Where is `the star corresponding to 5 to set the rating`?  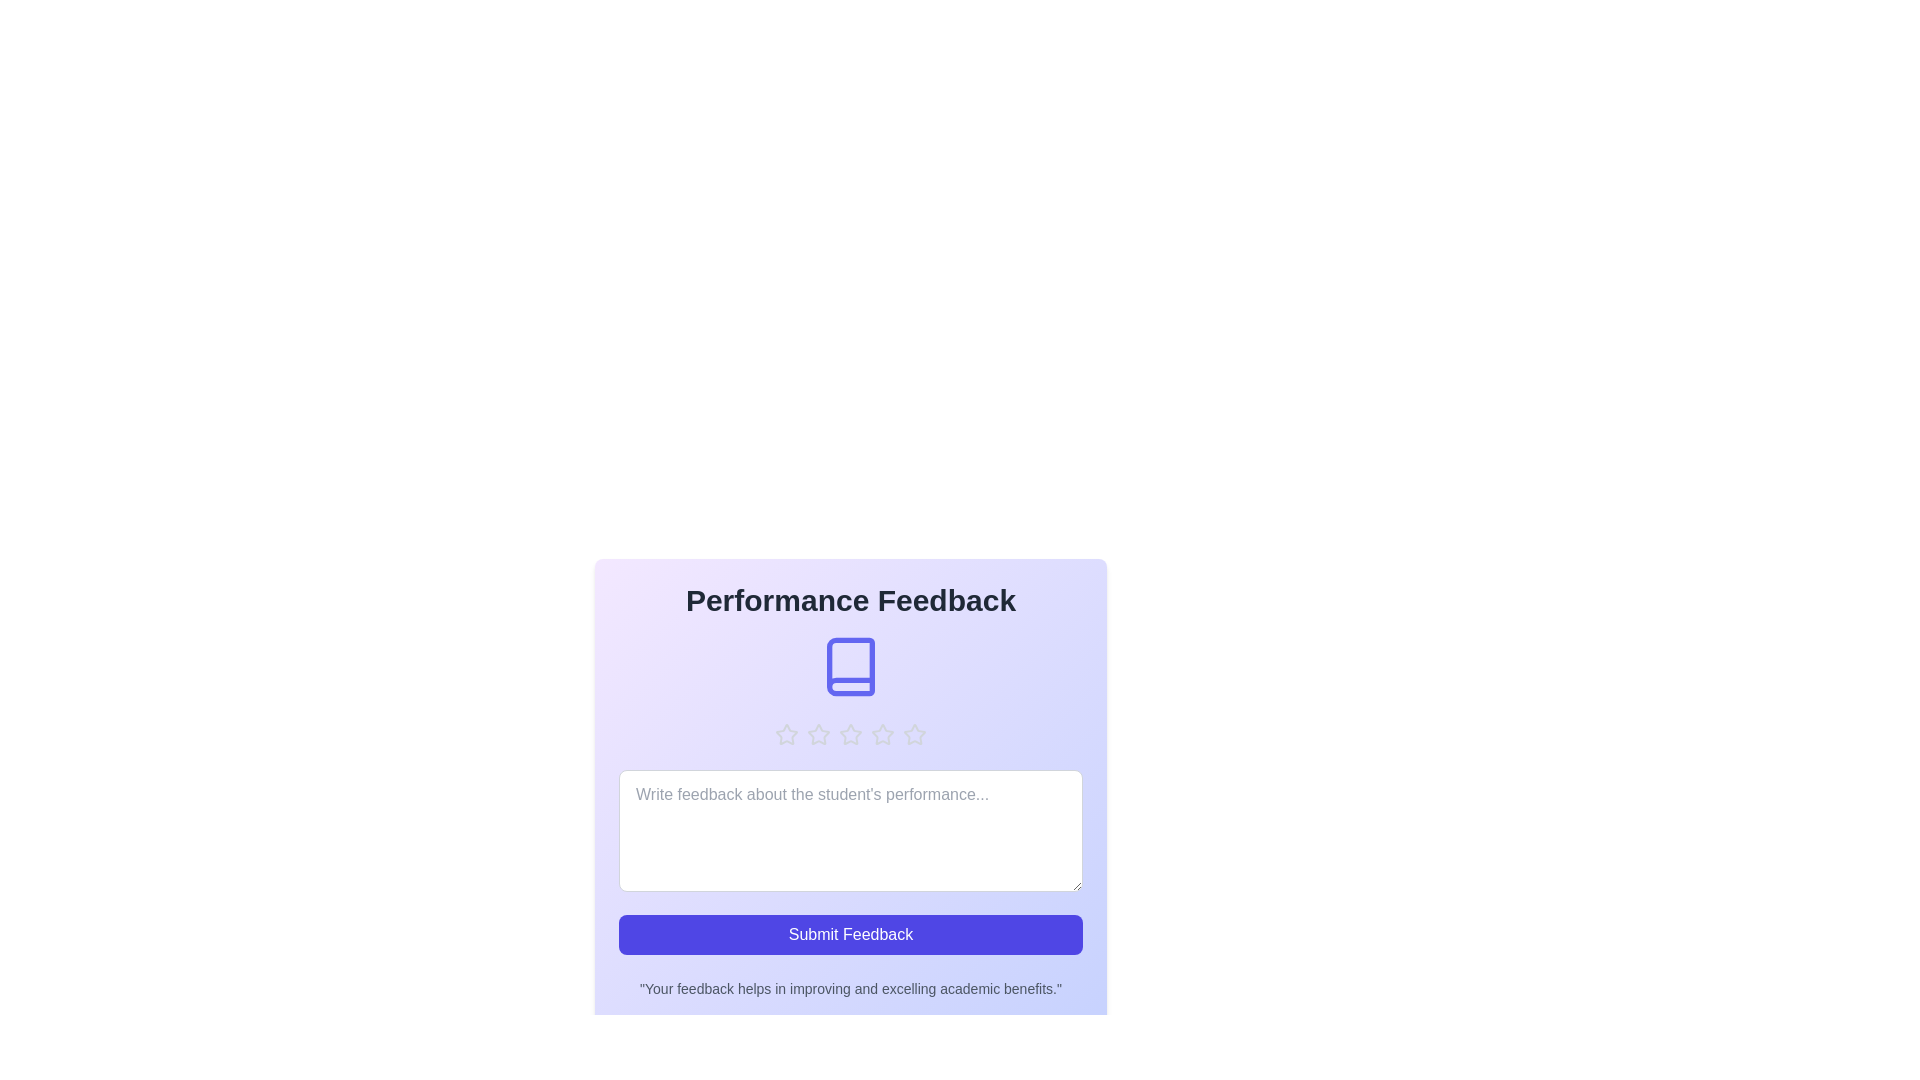 the star corresponding to 5 to set the rating is located at coordinates (914, 735).